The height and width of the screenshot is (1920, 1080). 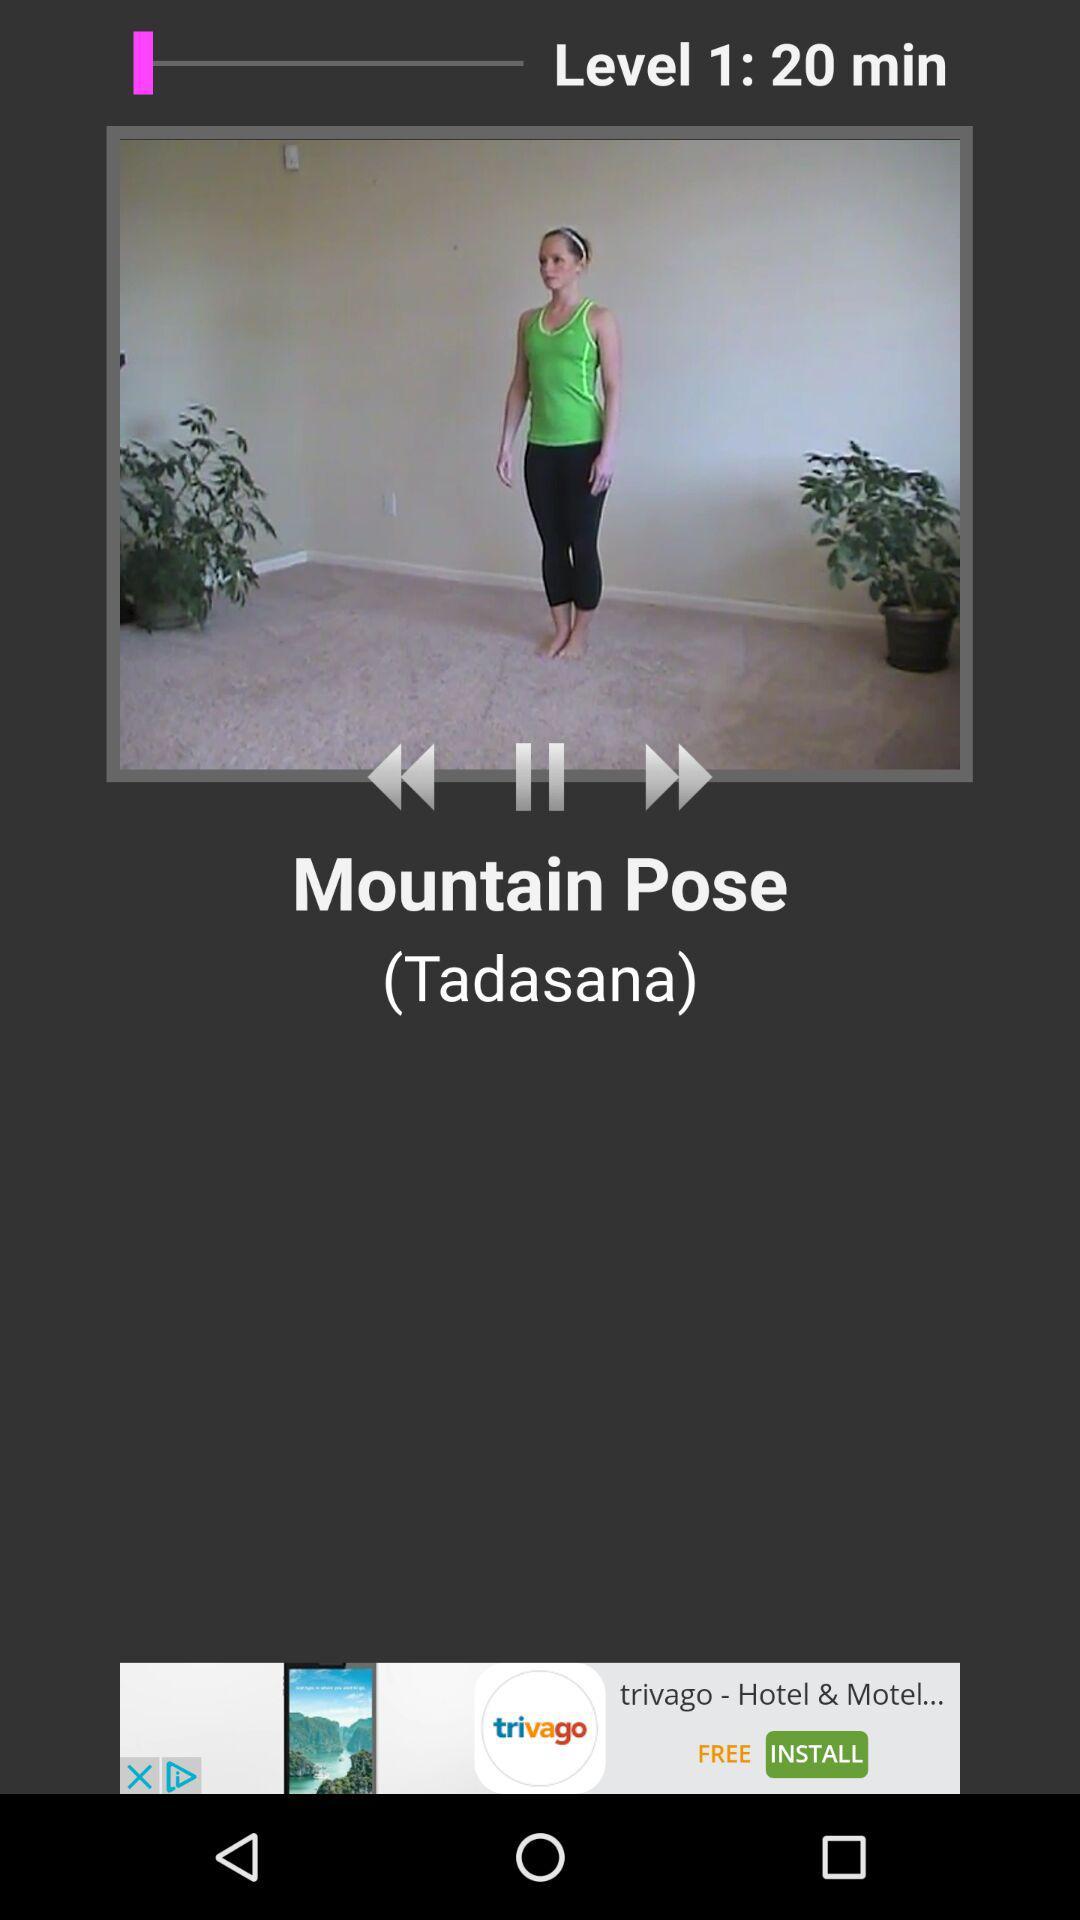 I want to click on open advertisements, so click(x=540, y=1727).